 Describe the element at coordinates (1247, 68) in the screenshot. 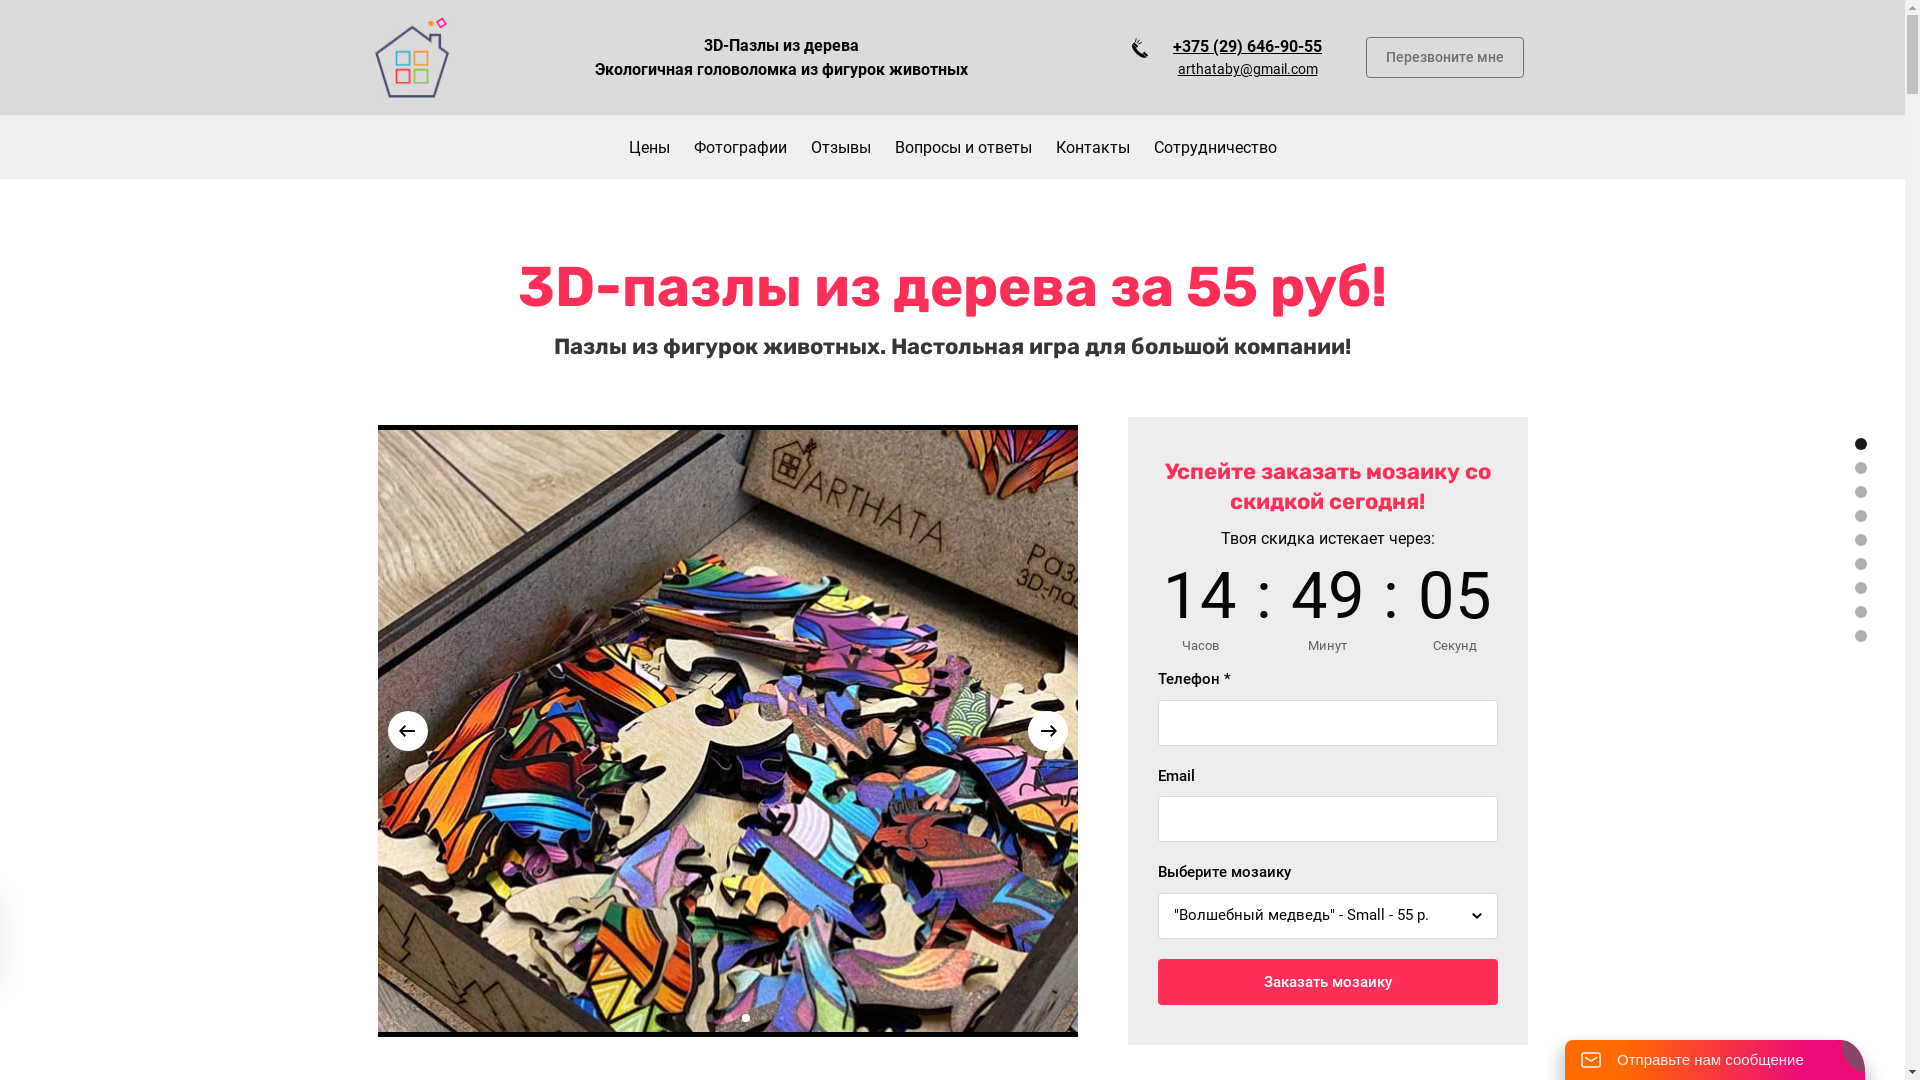

I see `'arthataby@gmail.com'` at that location.